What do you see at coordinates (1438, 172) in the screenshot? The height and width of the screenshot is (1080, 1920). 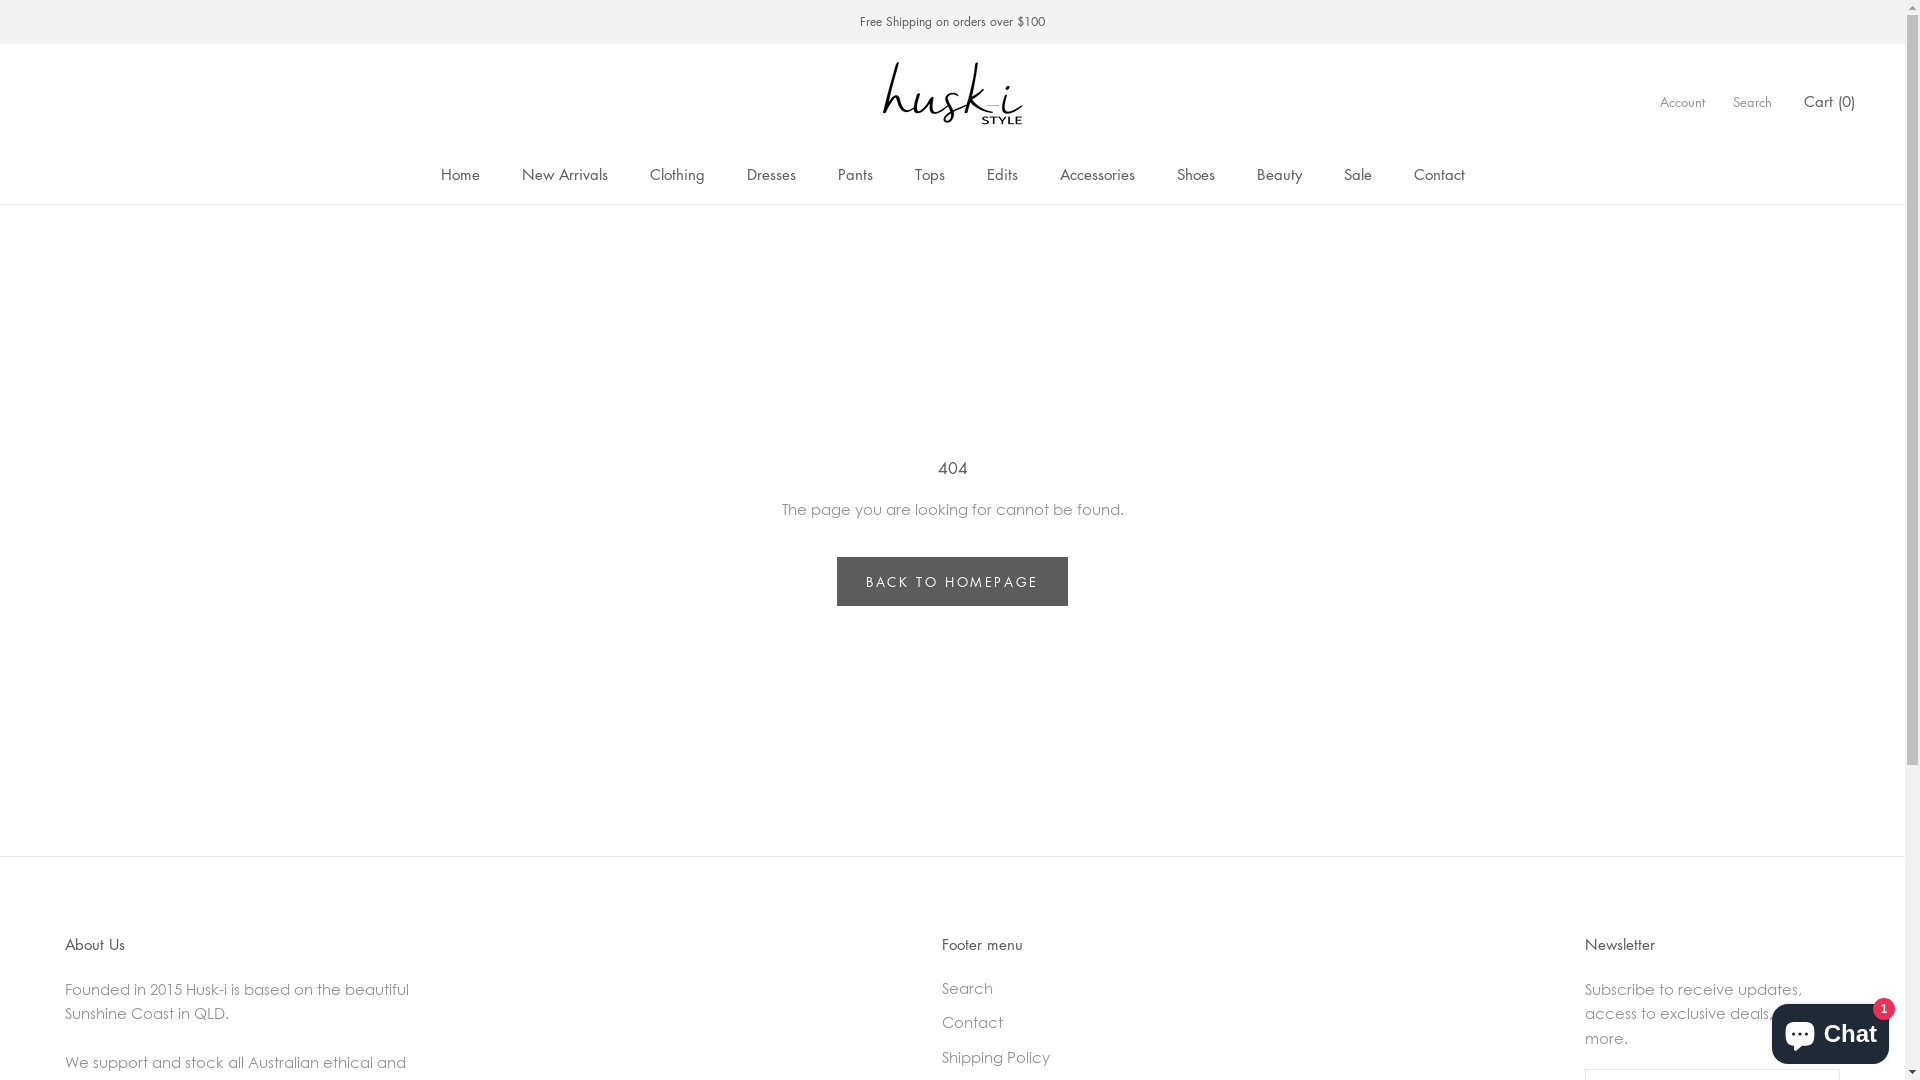 I see `'Contact` at bounding box center [1438, 172].